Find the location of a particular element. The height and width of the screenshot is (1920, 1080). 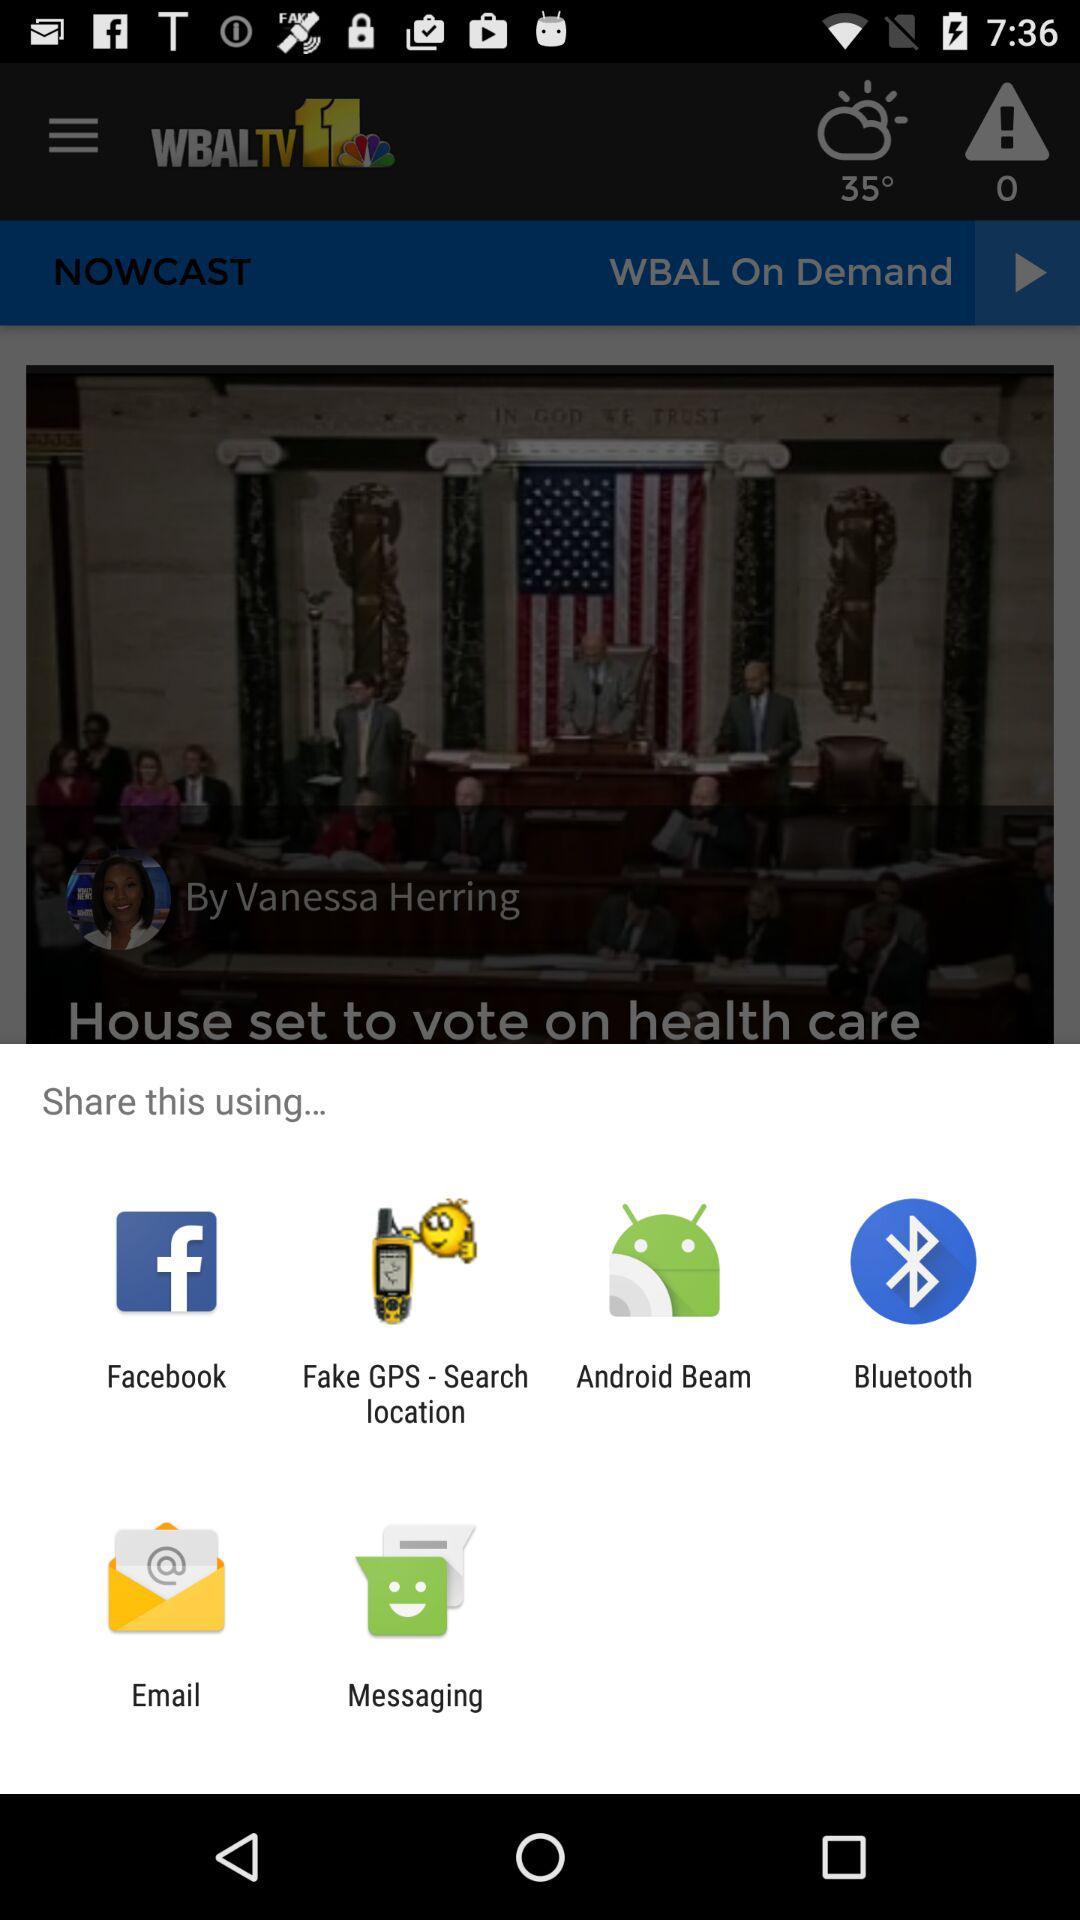

the fake gps search item is located at coordinates (414, 1392).